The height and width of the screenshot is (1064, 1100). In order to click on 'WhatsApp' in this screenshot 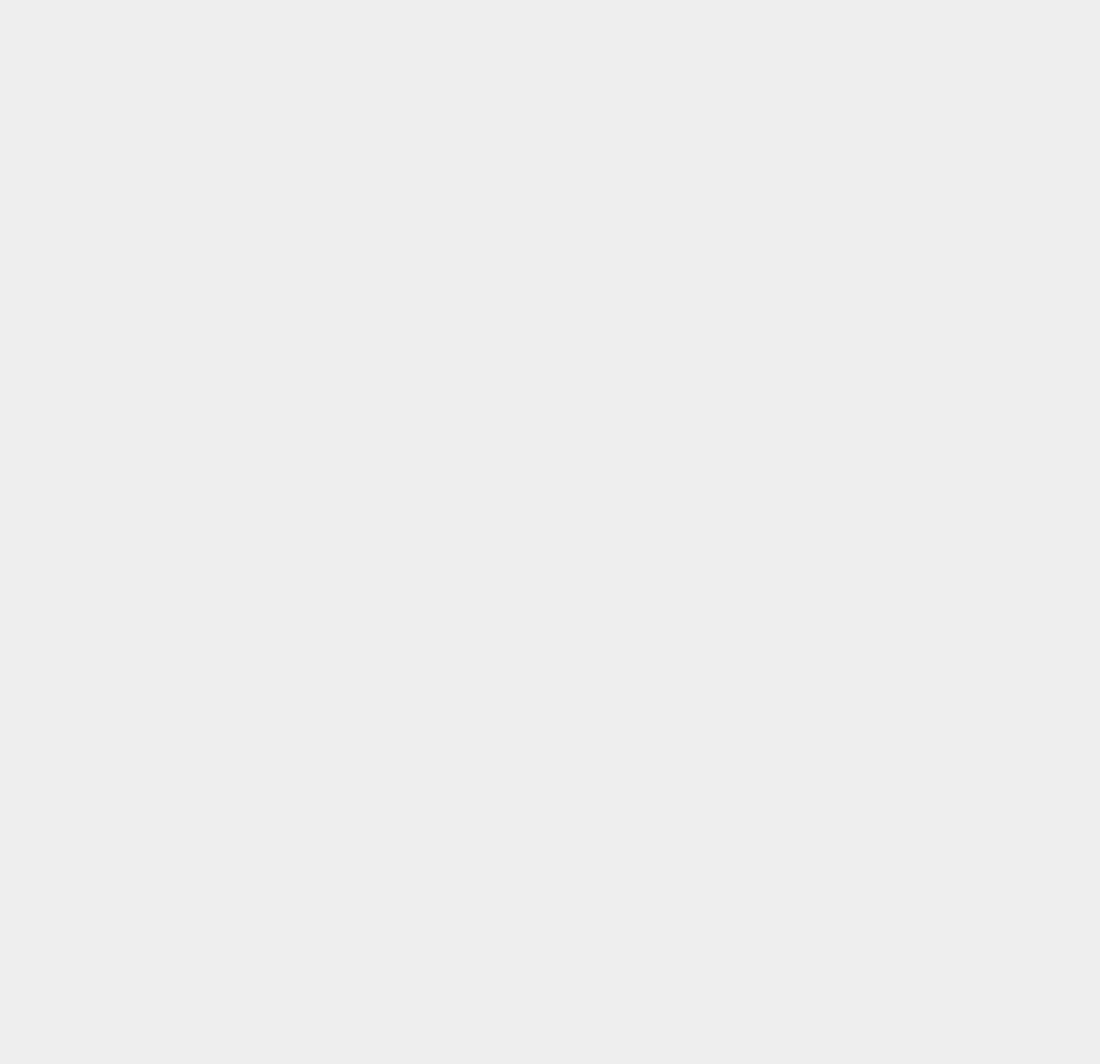, I will do `click(810, 447)`.